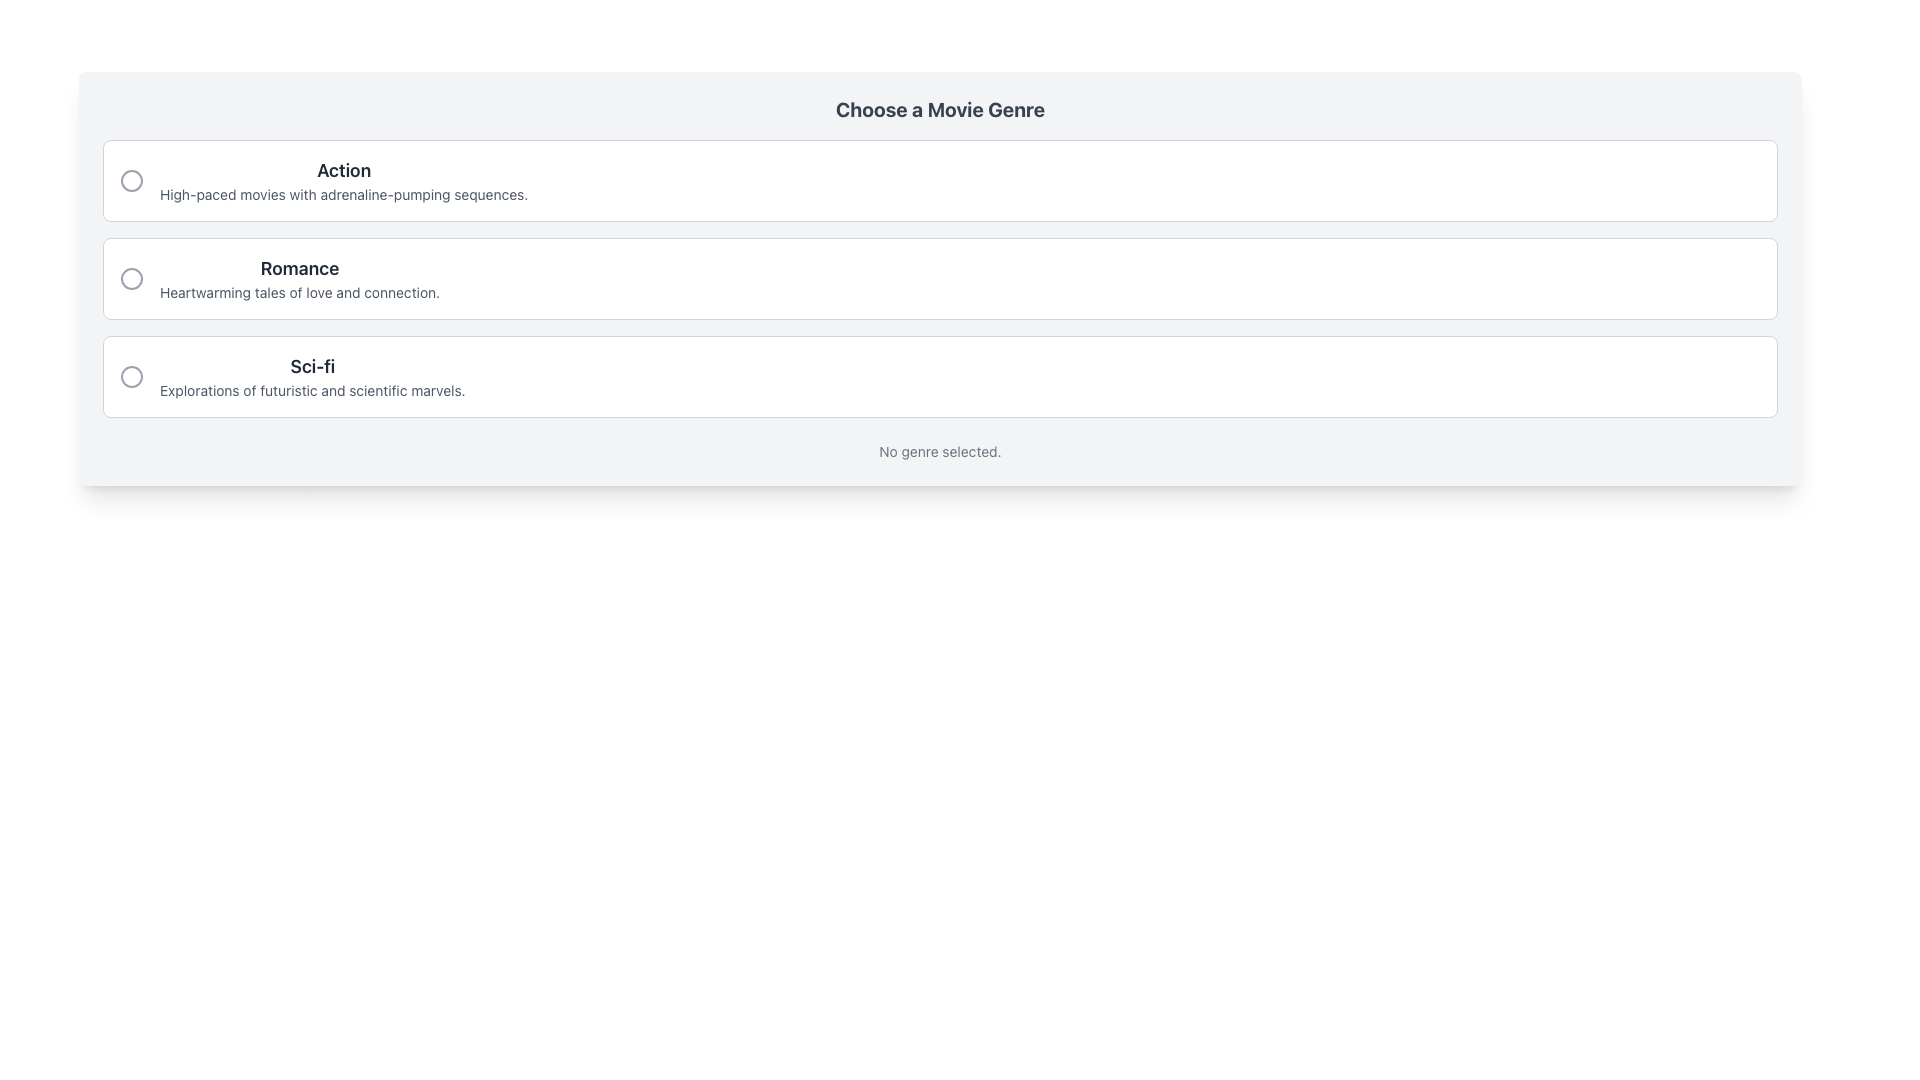 This screenshot has width=1920, height=1080. Describe the element at coordinates (299, 268) in the screenshot. I see `the 'Romance' movie genre label, which serves as a title for the genre and is located above a descriptive text block in the second grouping of movie genres` at that location.